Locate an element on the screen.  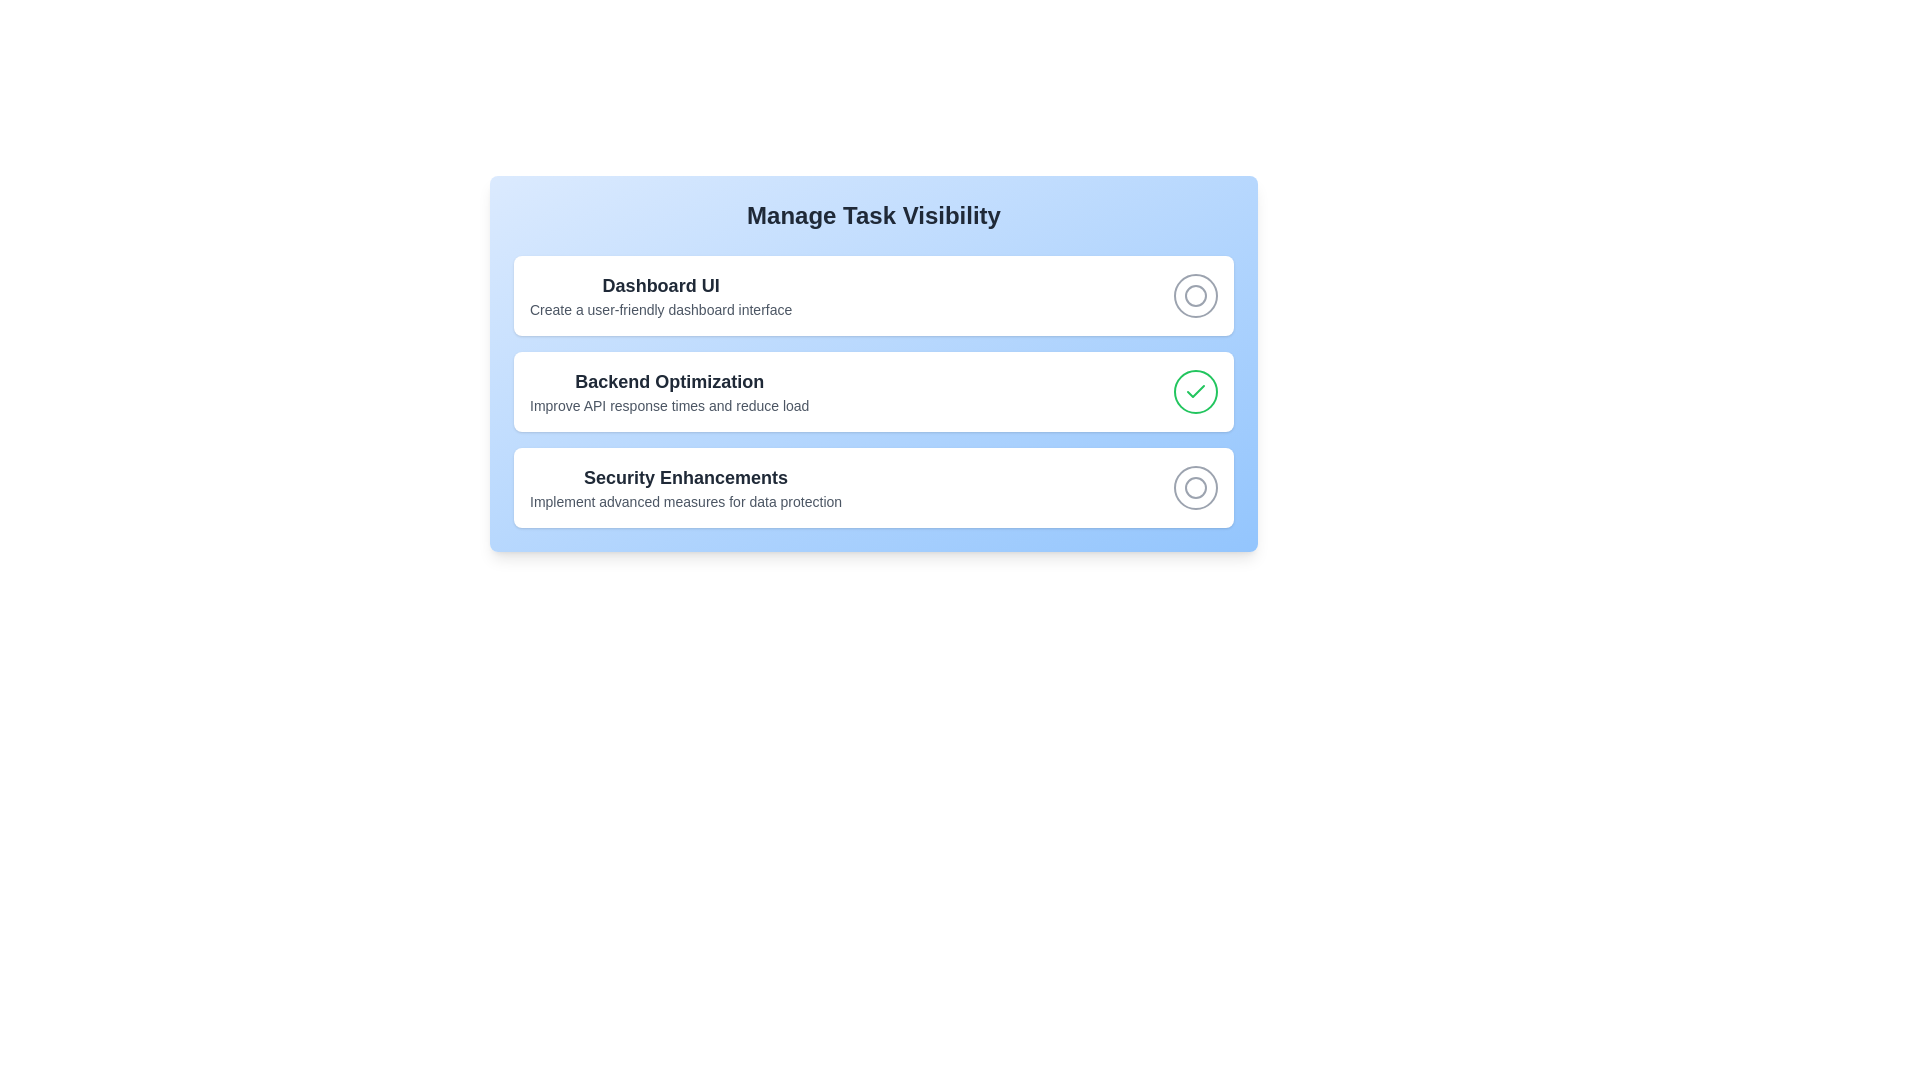
the static text element that provides additional details about the 'Security Enhancements' feature, located directly under the bold title in the grouped section is located at coordinates (686, 500).